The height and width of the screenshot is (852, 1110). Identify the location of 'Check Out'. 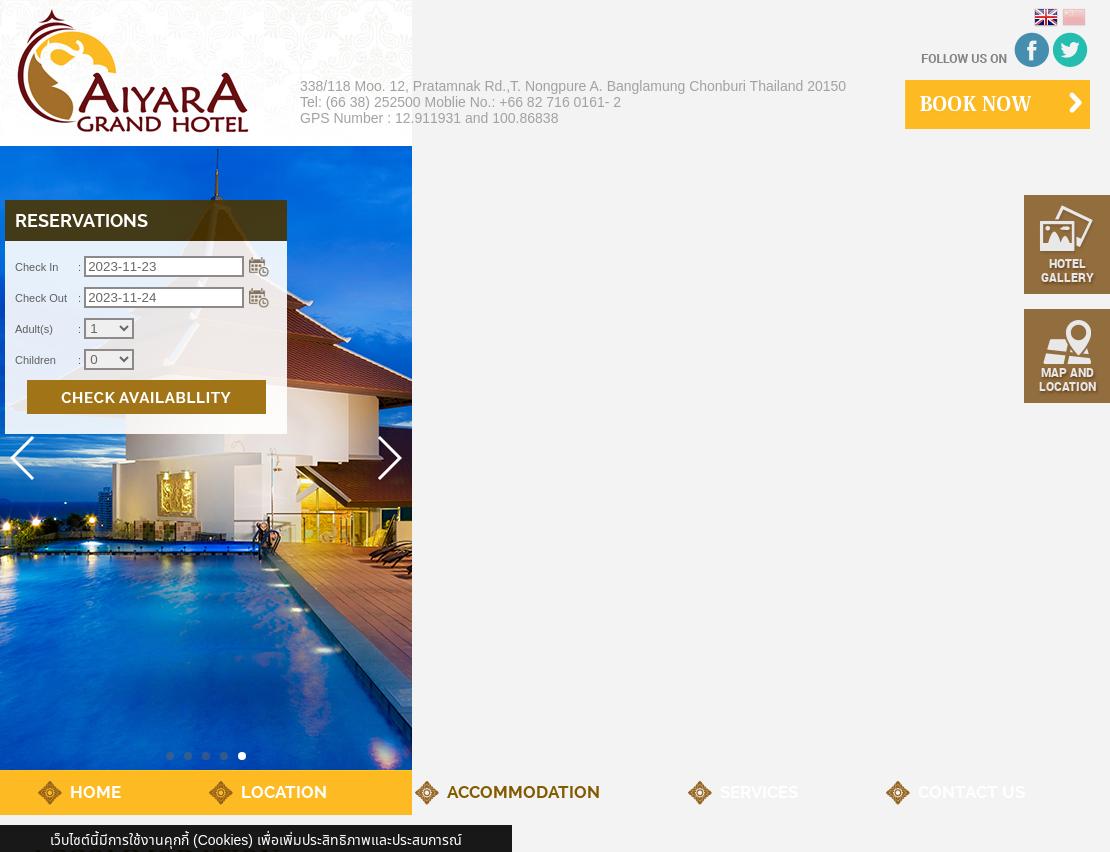
(40, 297).